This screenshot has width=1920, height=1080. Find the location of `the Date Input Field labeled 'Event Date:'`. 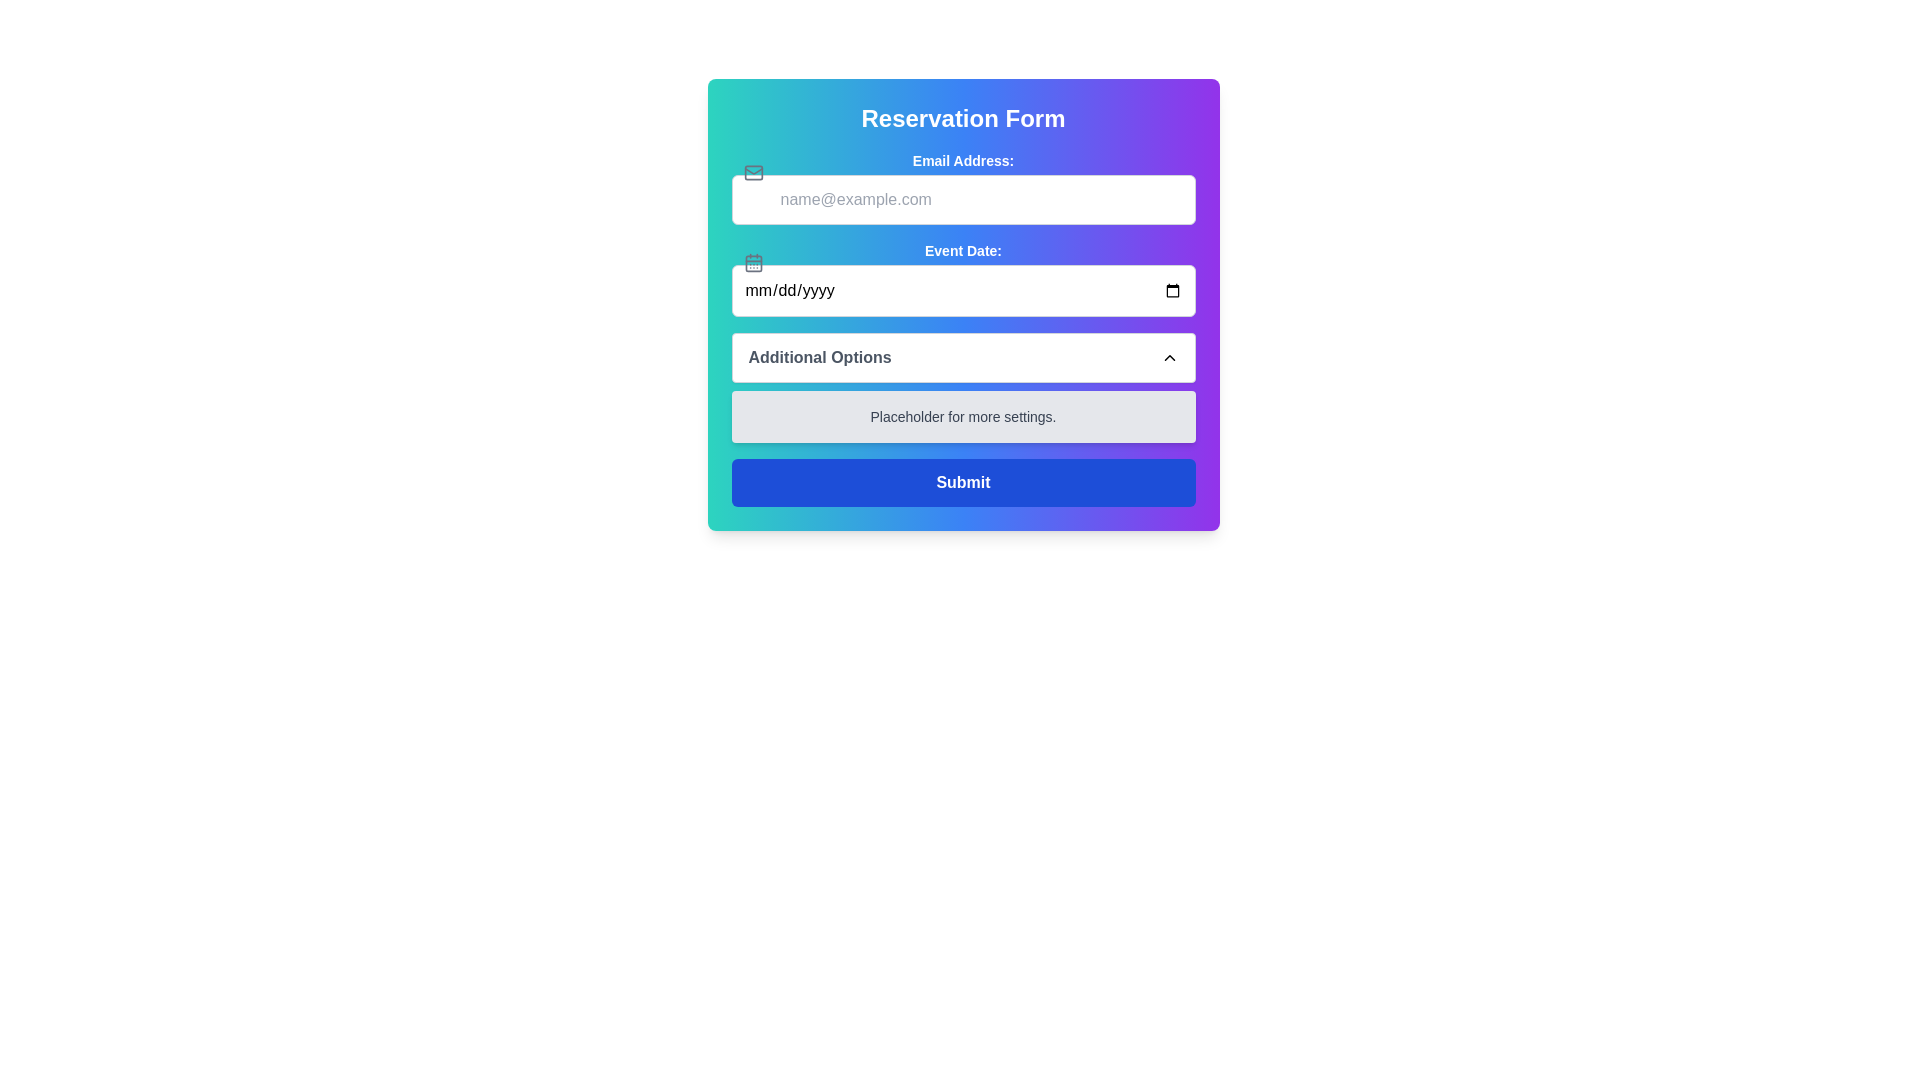

the Date Input Field labeled 'Event Date:' is located at coordinates (963, 278).